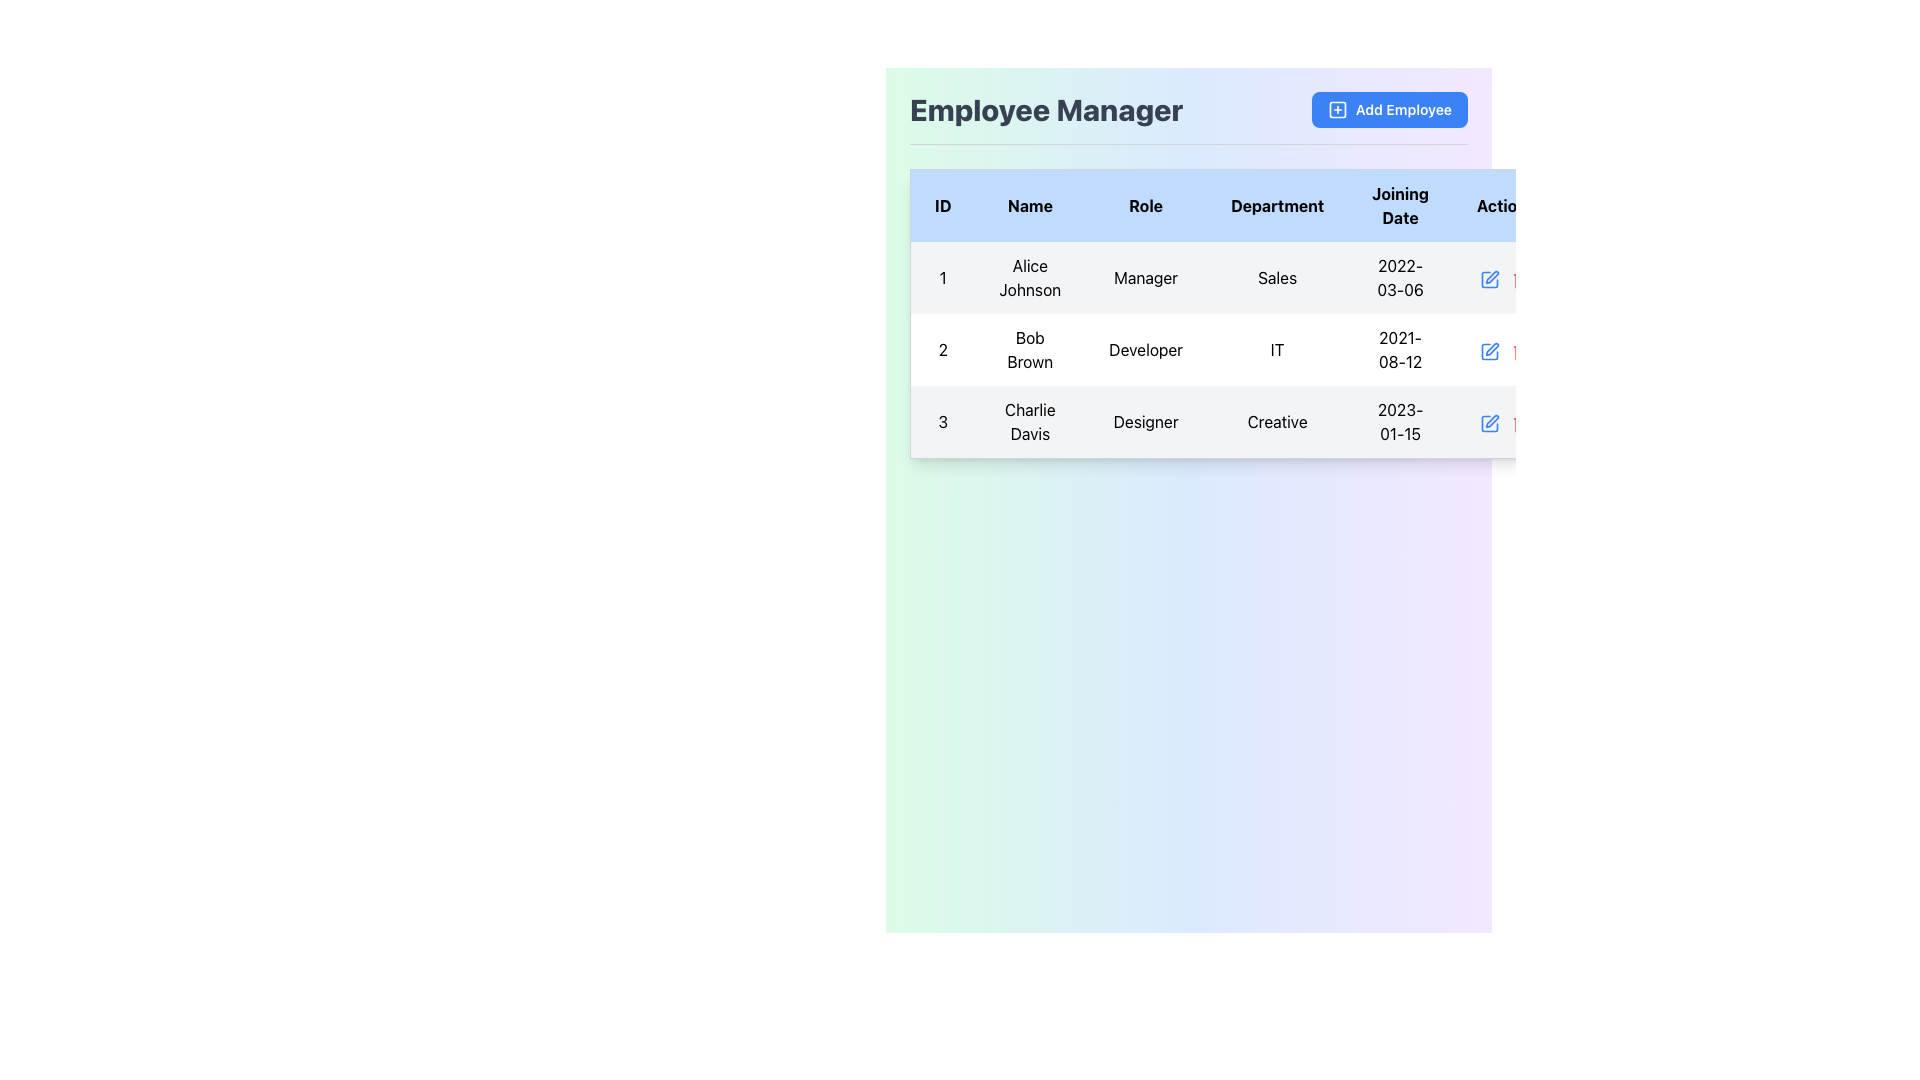 This screenshot has height=1080, width=1920. Describe the element at coordinates (1146, 277) in the screenshot. I see `the static text cell displaying the job title of the individual in the first row of the table, located in the third column between 'Alice Johnson' and 'Sales'` at that location.